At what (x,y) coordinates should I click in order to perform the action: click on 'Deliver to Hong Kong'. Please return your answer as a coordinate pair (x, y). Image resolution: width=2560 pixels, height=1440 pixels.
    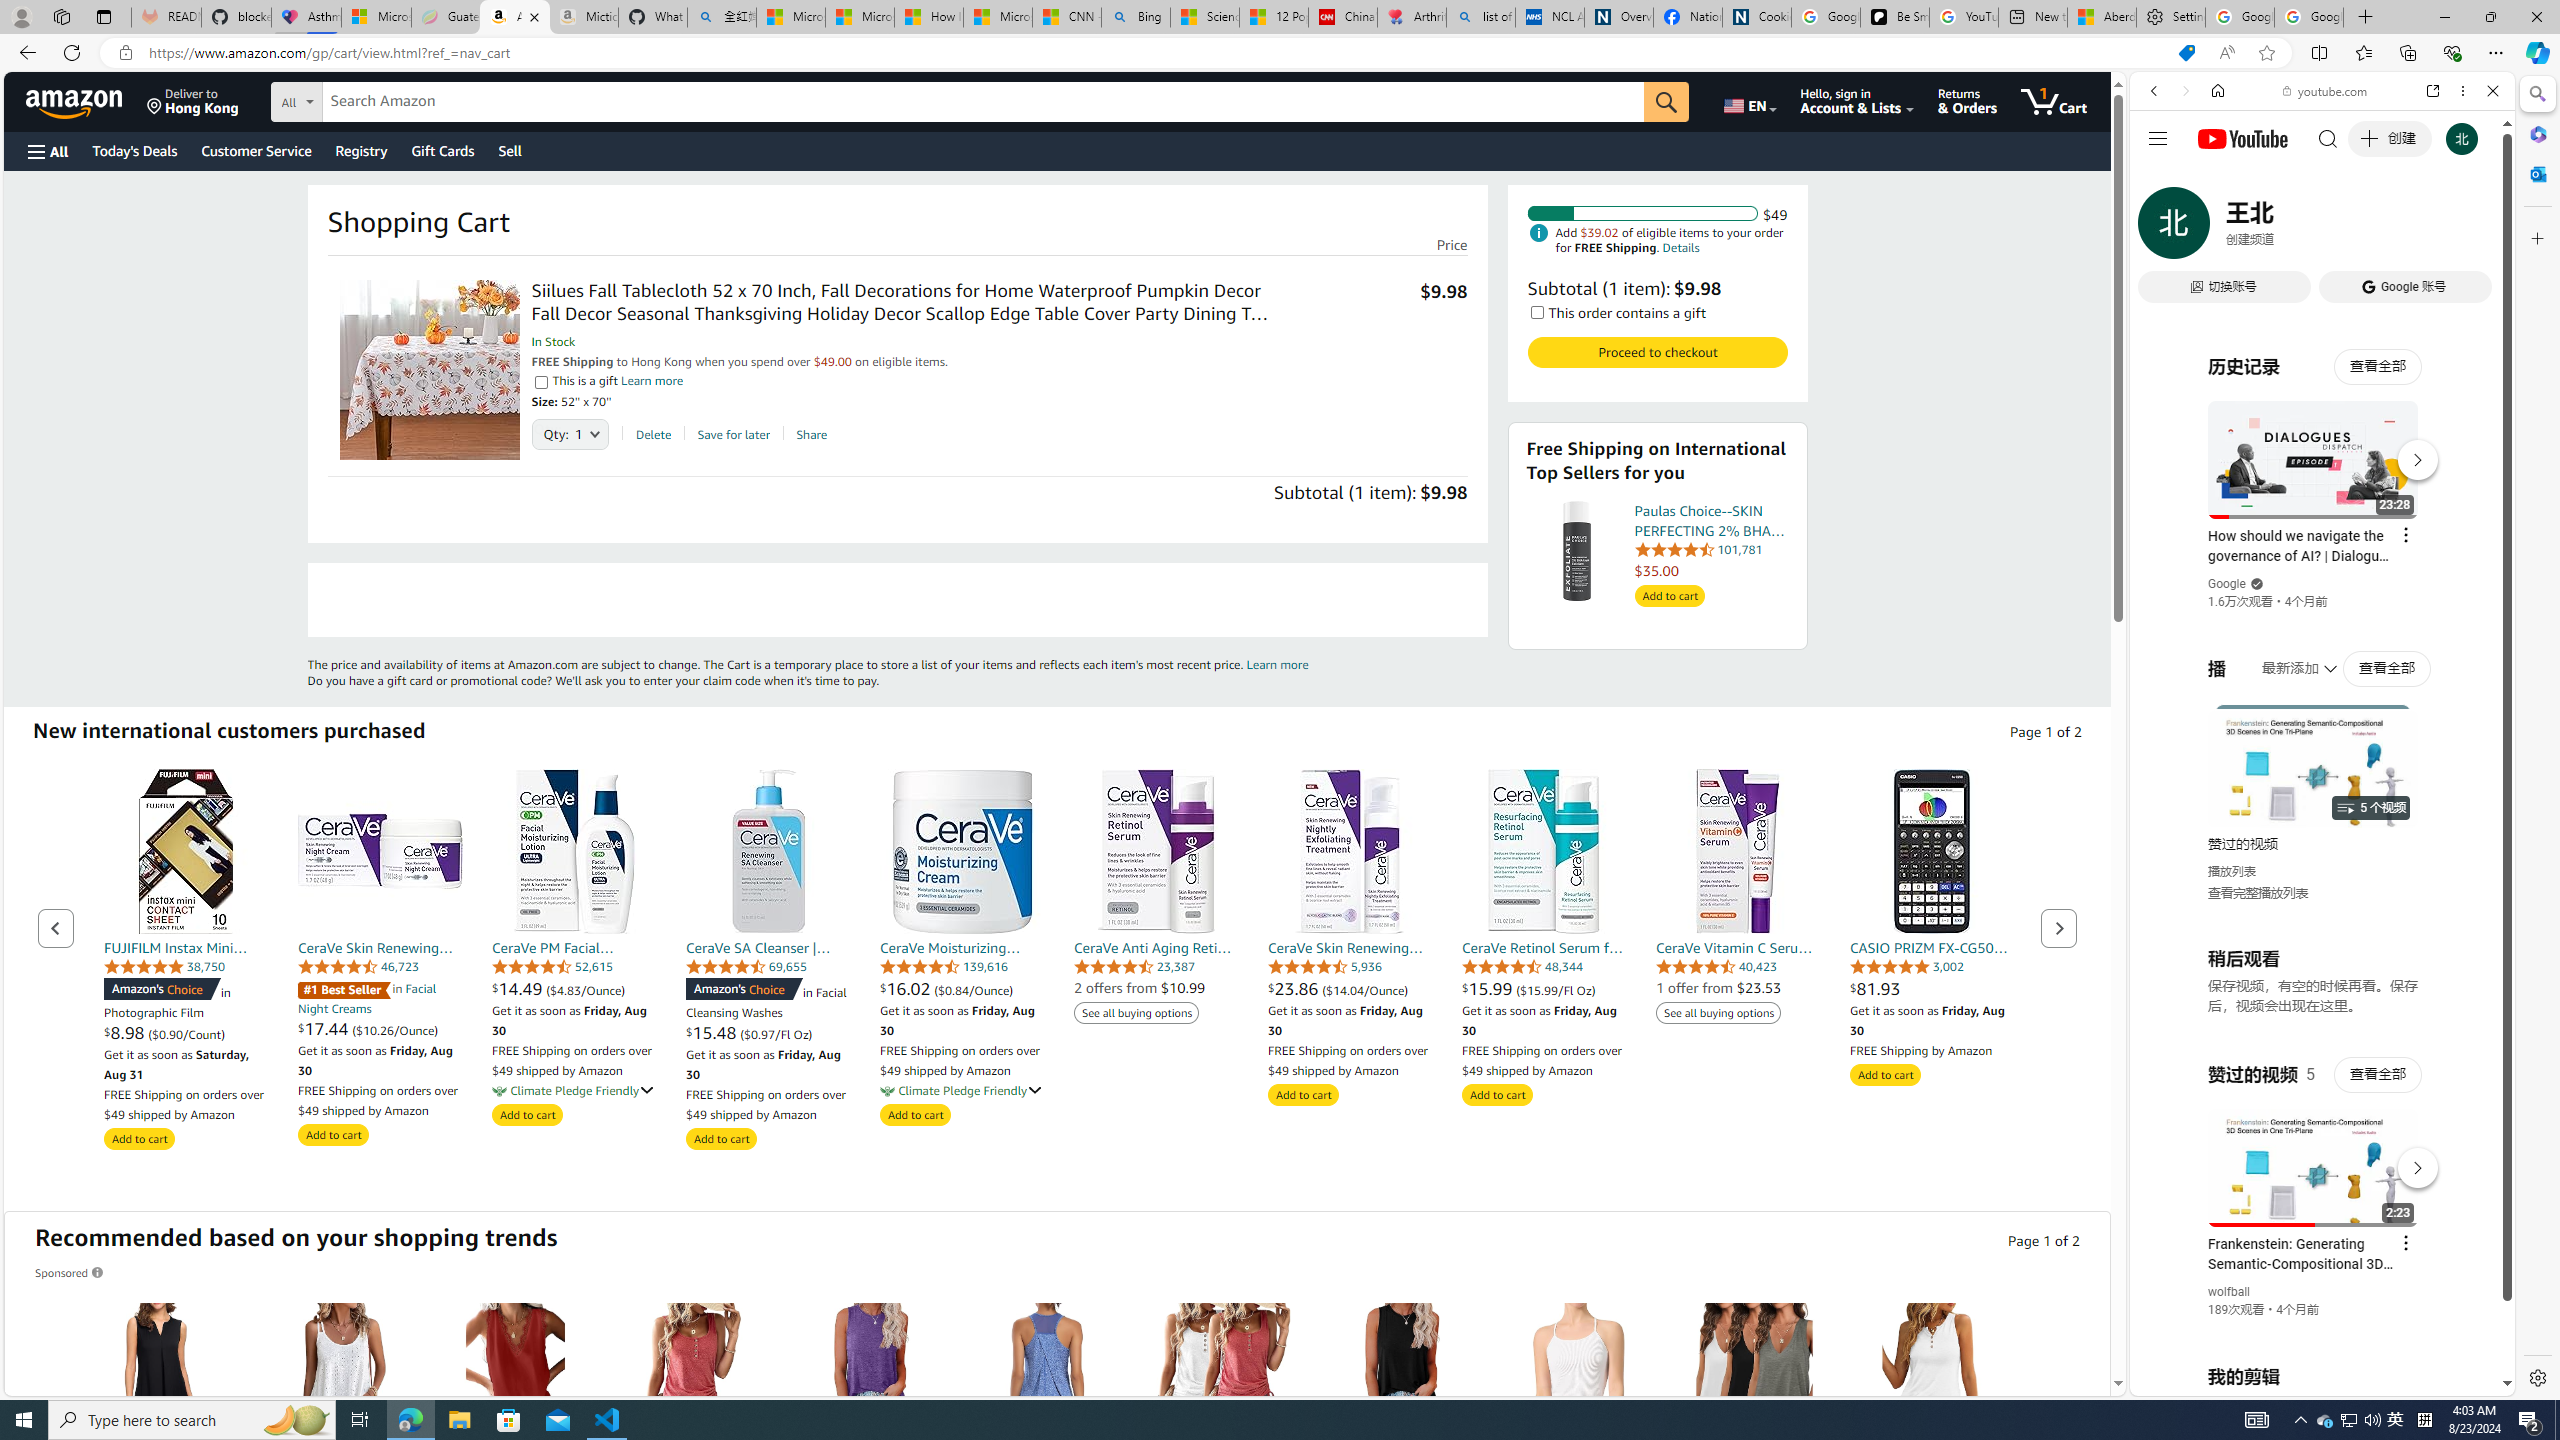
    Looking at the image, I should click on (192, 100).